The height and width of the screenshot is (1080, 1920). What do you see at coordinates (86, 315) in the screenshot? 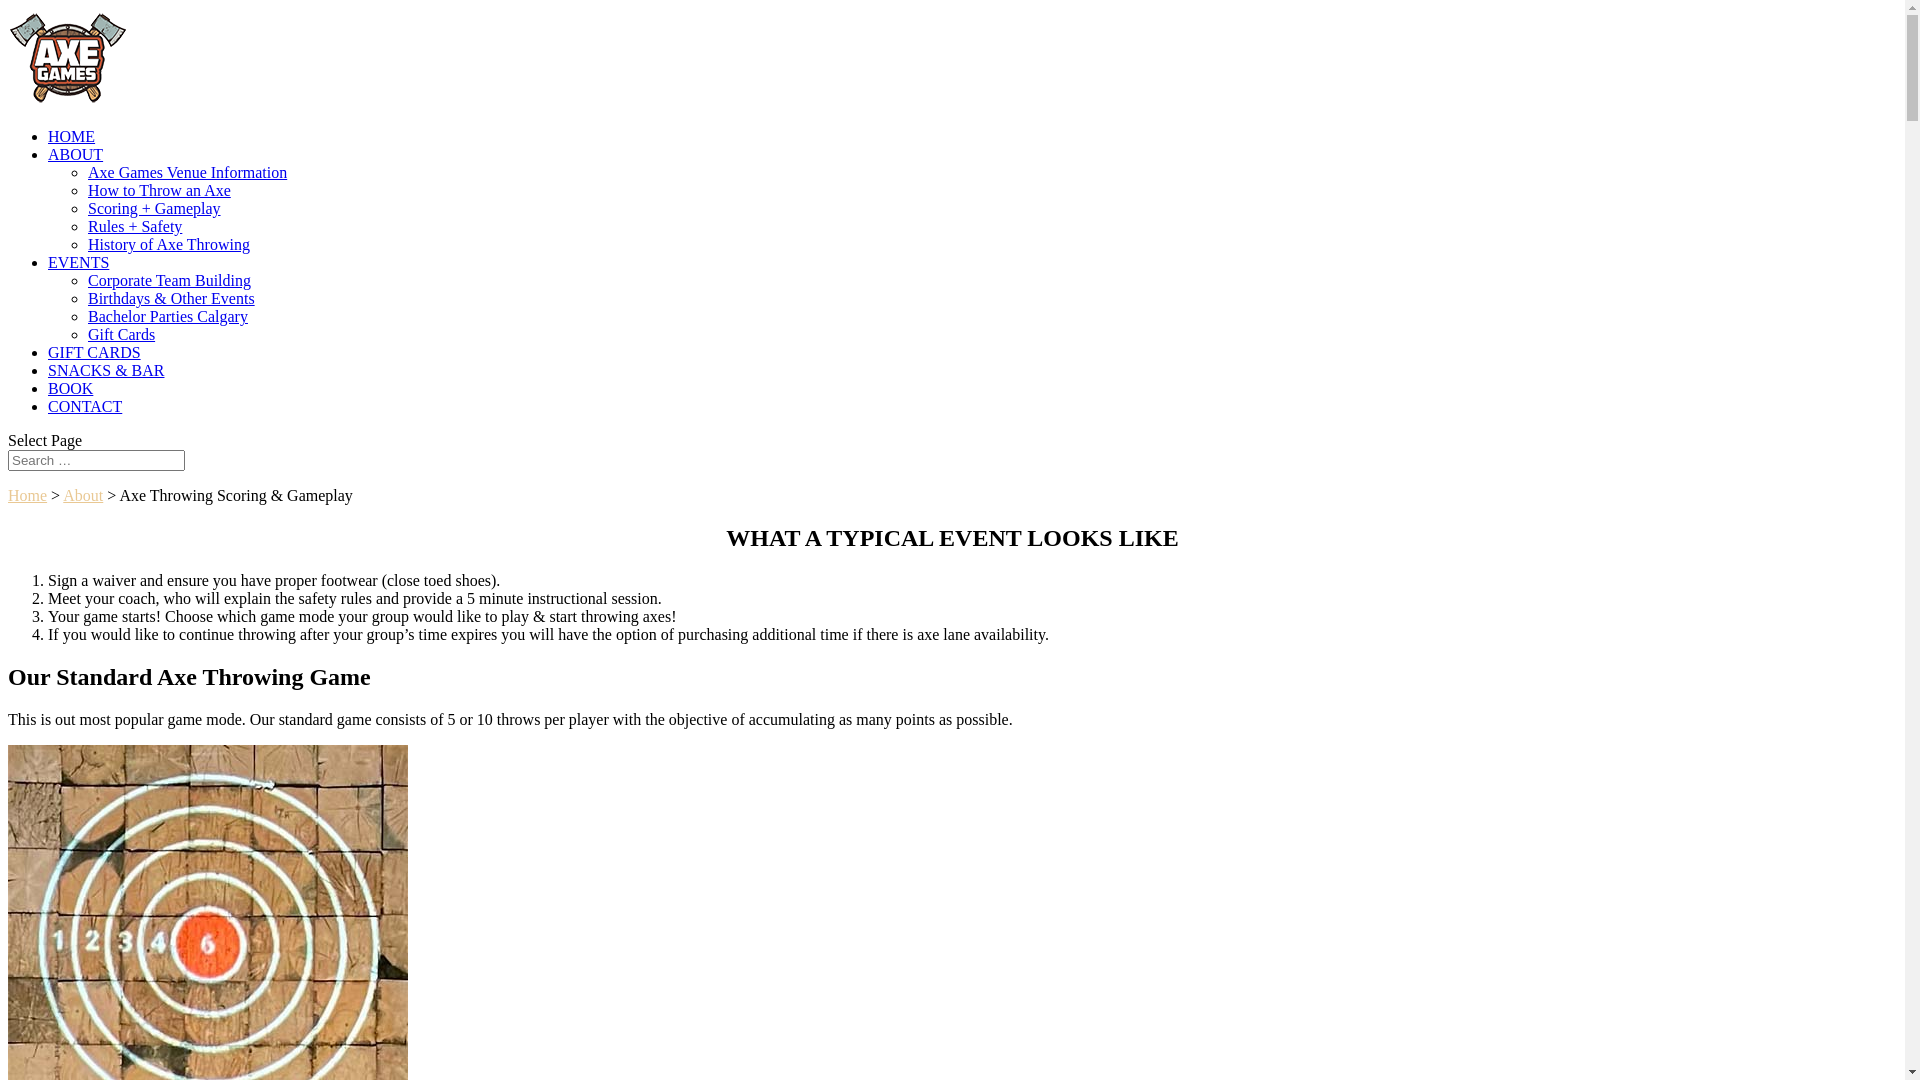
I see `'Bachelor Parties Calgary'` at bounding box center [86, 315].